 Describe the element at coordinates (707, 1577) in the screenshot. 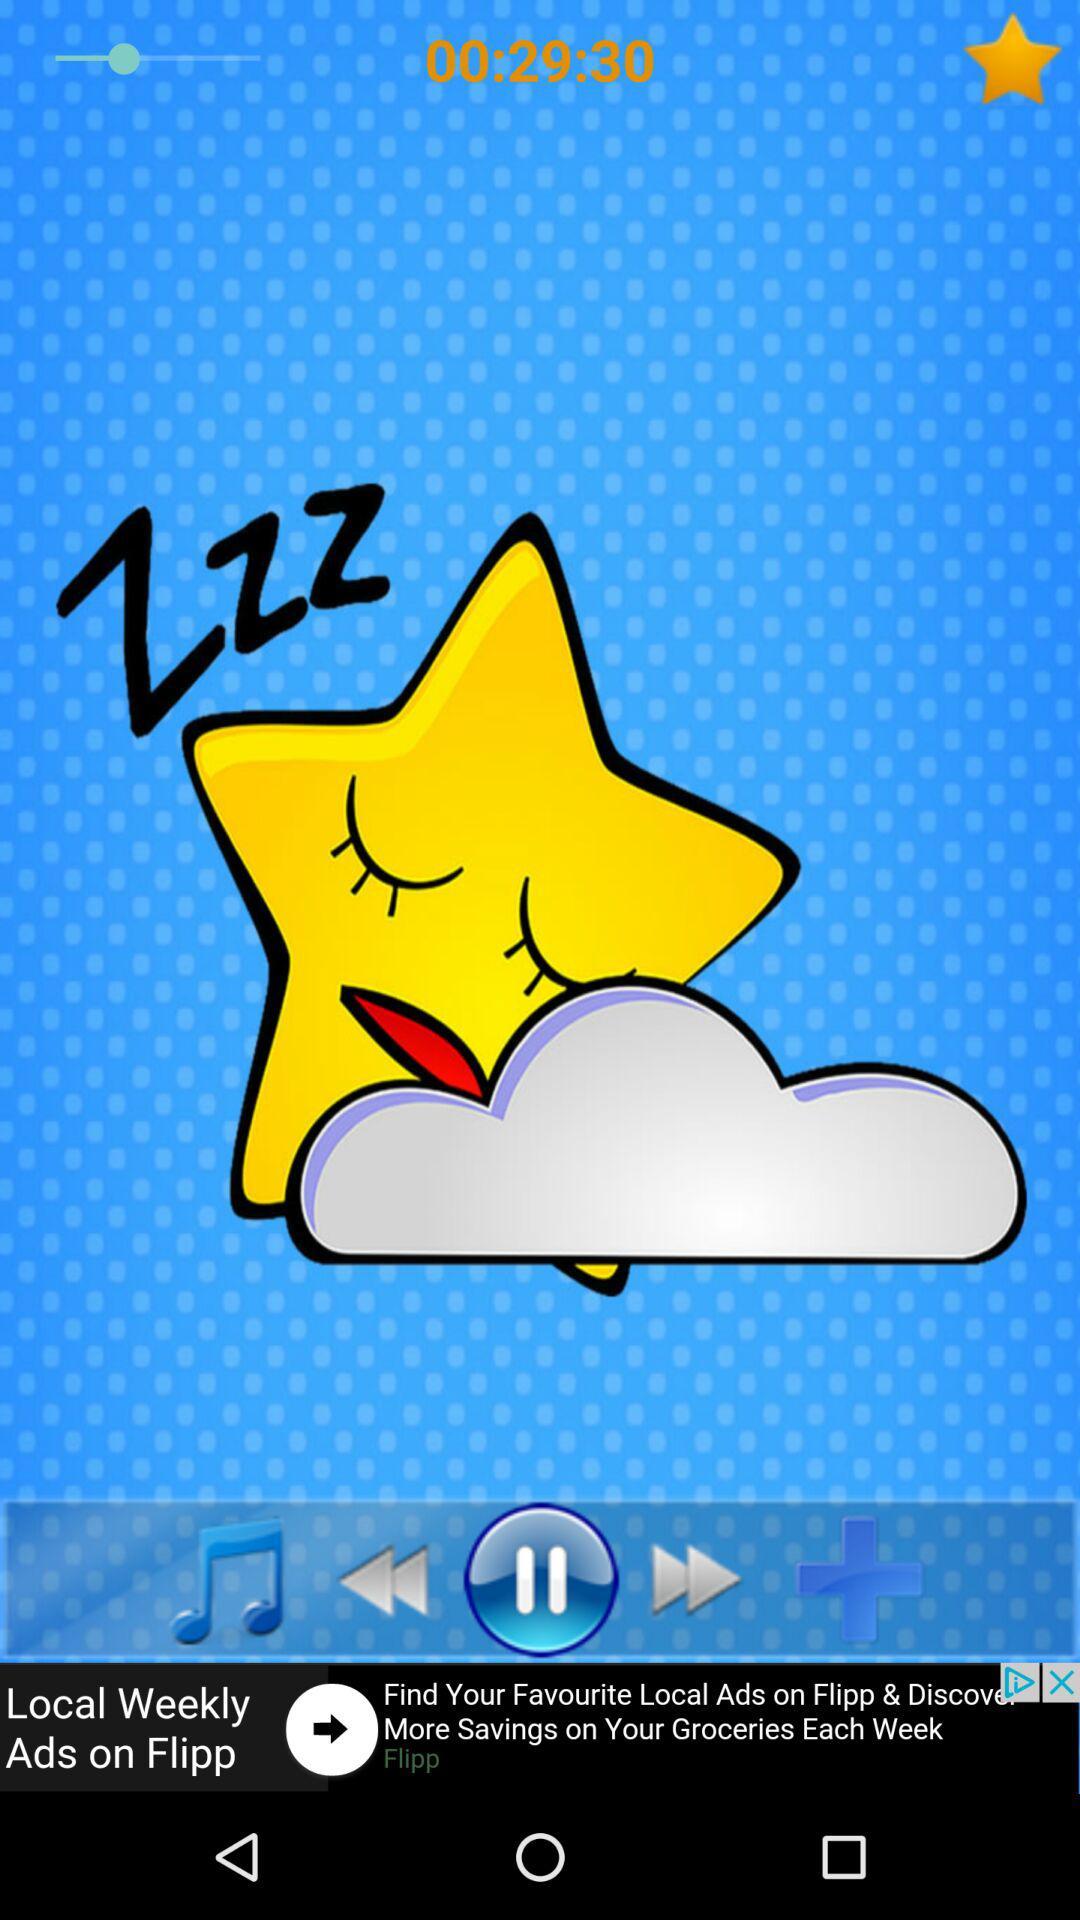

I see `the av_forward icon` at that location.